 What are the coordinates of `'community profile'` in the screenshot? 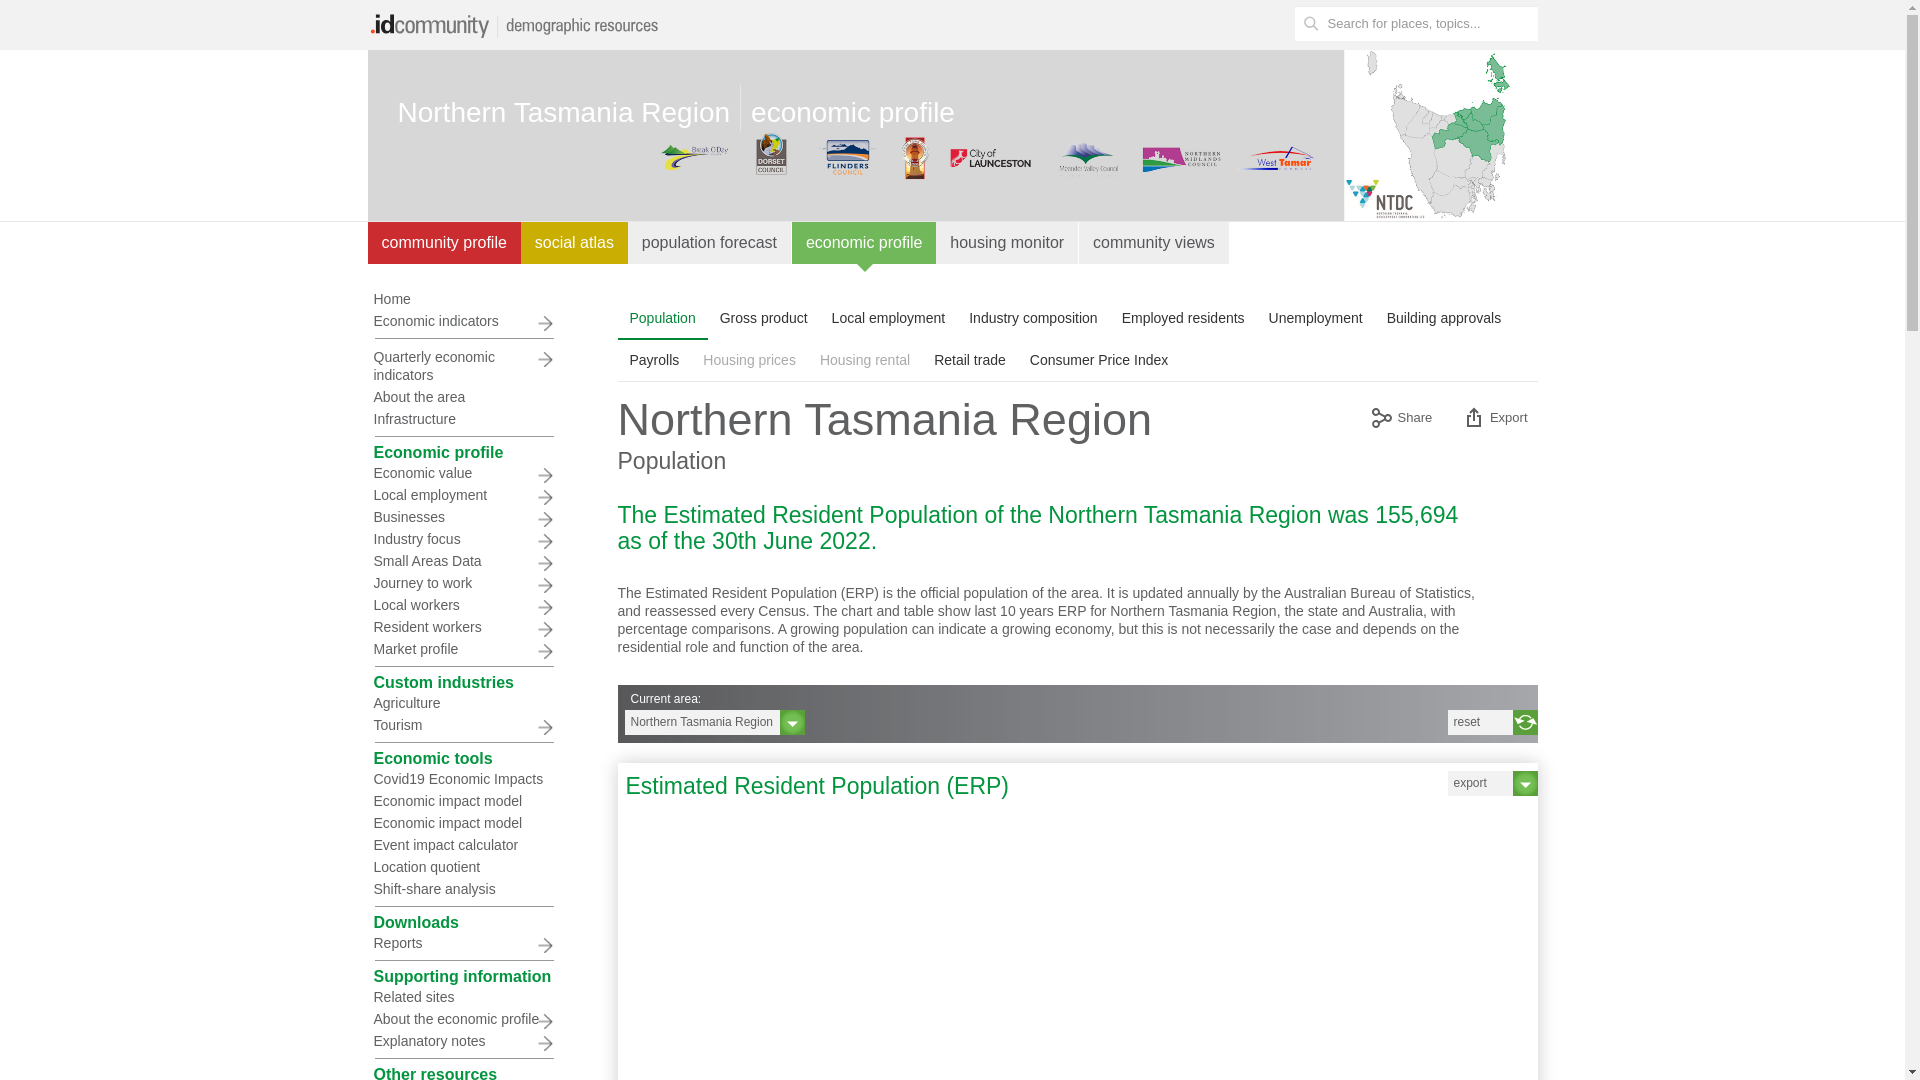 It's located at (443, 242).